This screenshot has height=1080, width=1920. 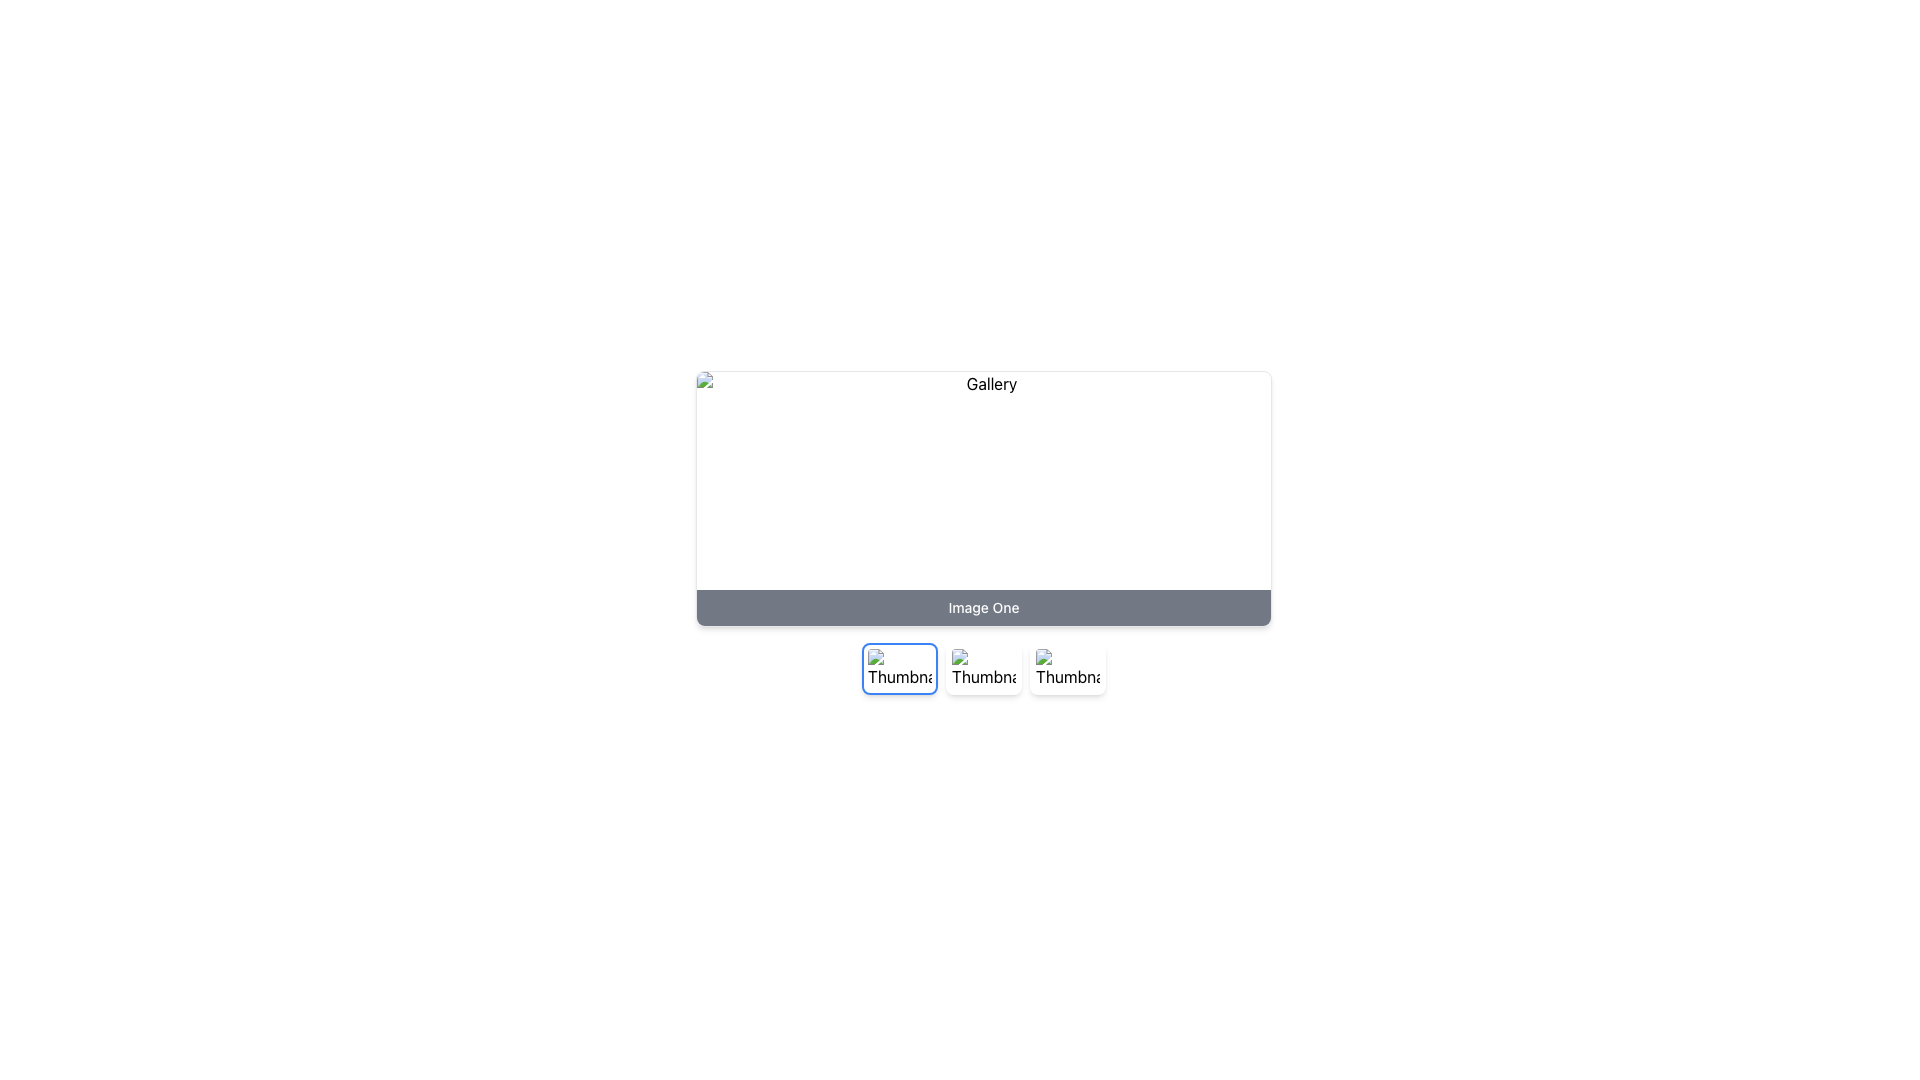 I want to click on the third interactive thumbnail located at the bottom center of the interface below the main image and the label 'Image One', so click(x=1067, y=668).